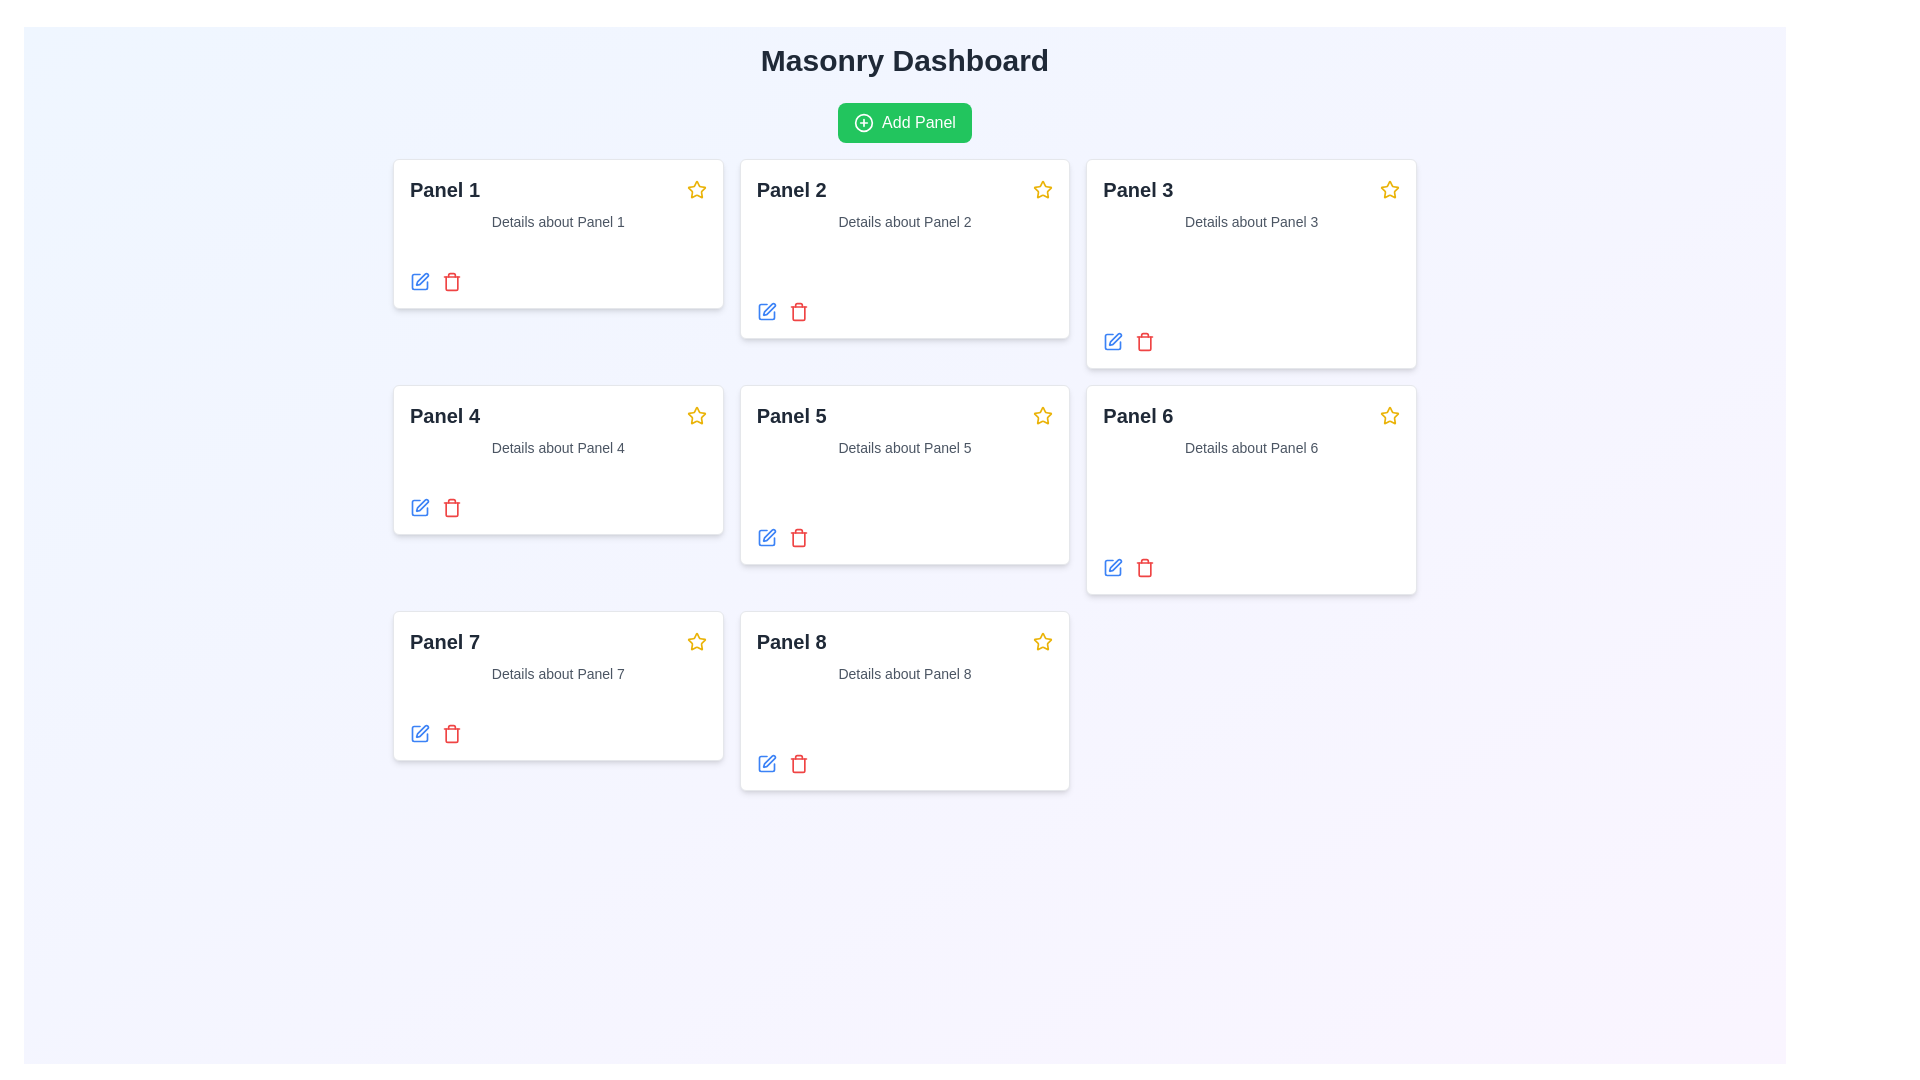 The height and width of the screenshot is (1080, 1920). What do you see at coordinates (1042, 641) in the screenshot?
I see `the yellow star-shaped icon button located in the top-right corner of 'Panel 8'` at bounding box center [1042, 641].